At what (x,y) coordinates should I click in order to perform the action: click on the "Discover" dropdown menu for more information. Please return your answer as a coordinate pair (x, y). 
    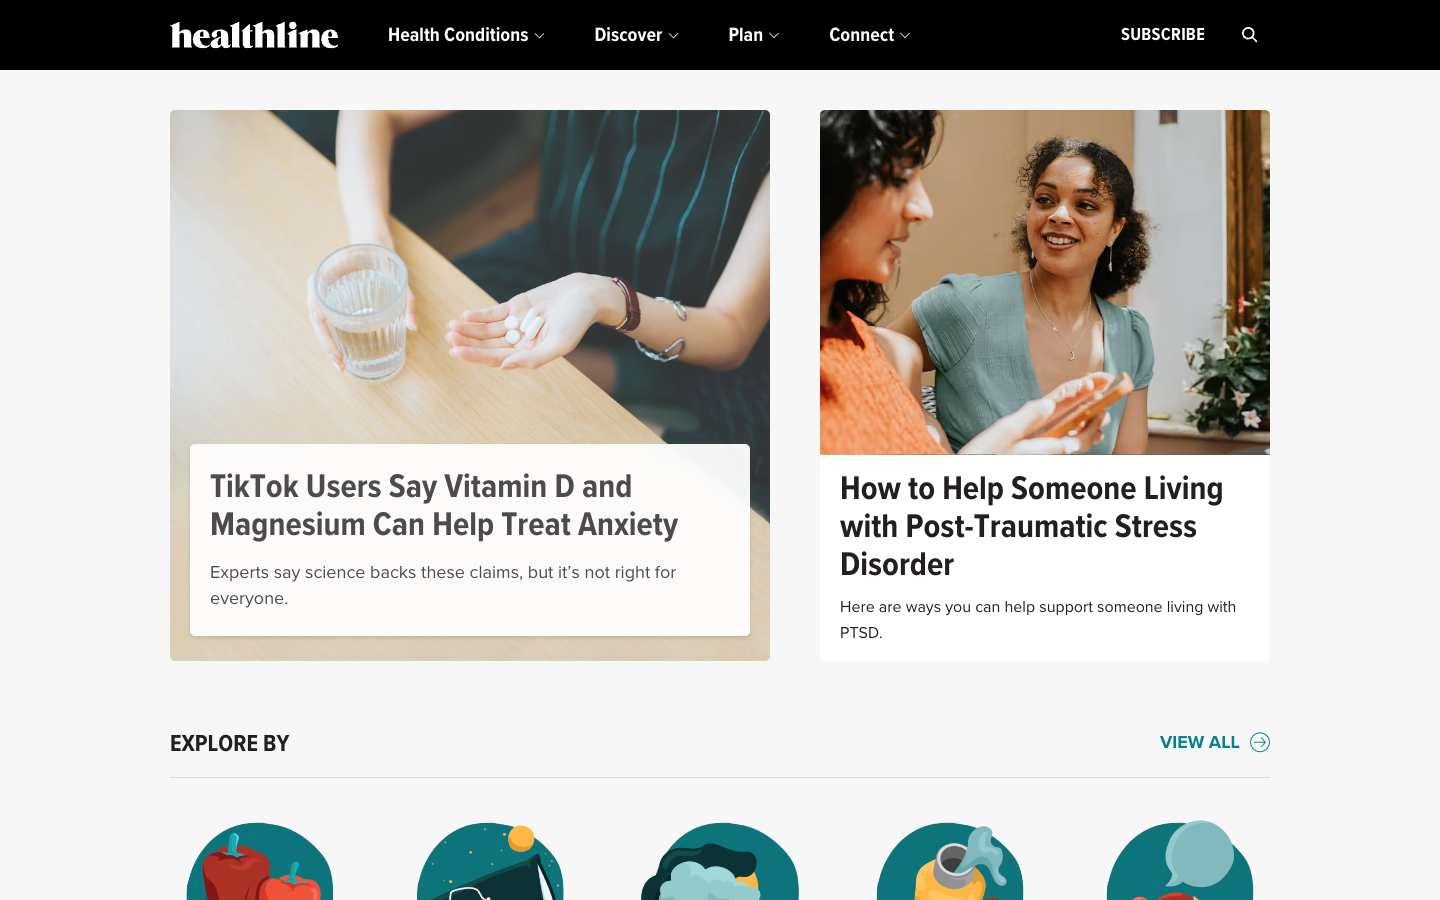
    Looking at the image, I should click on (635, 34).